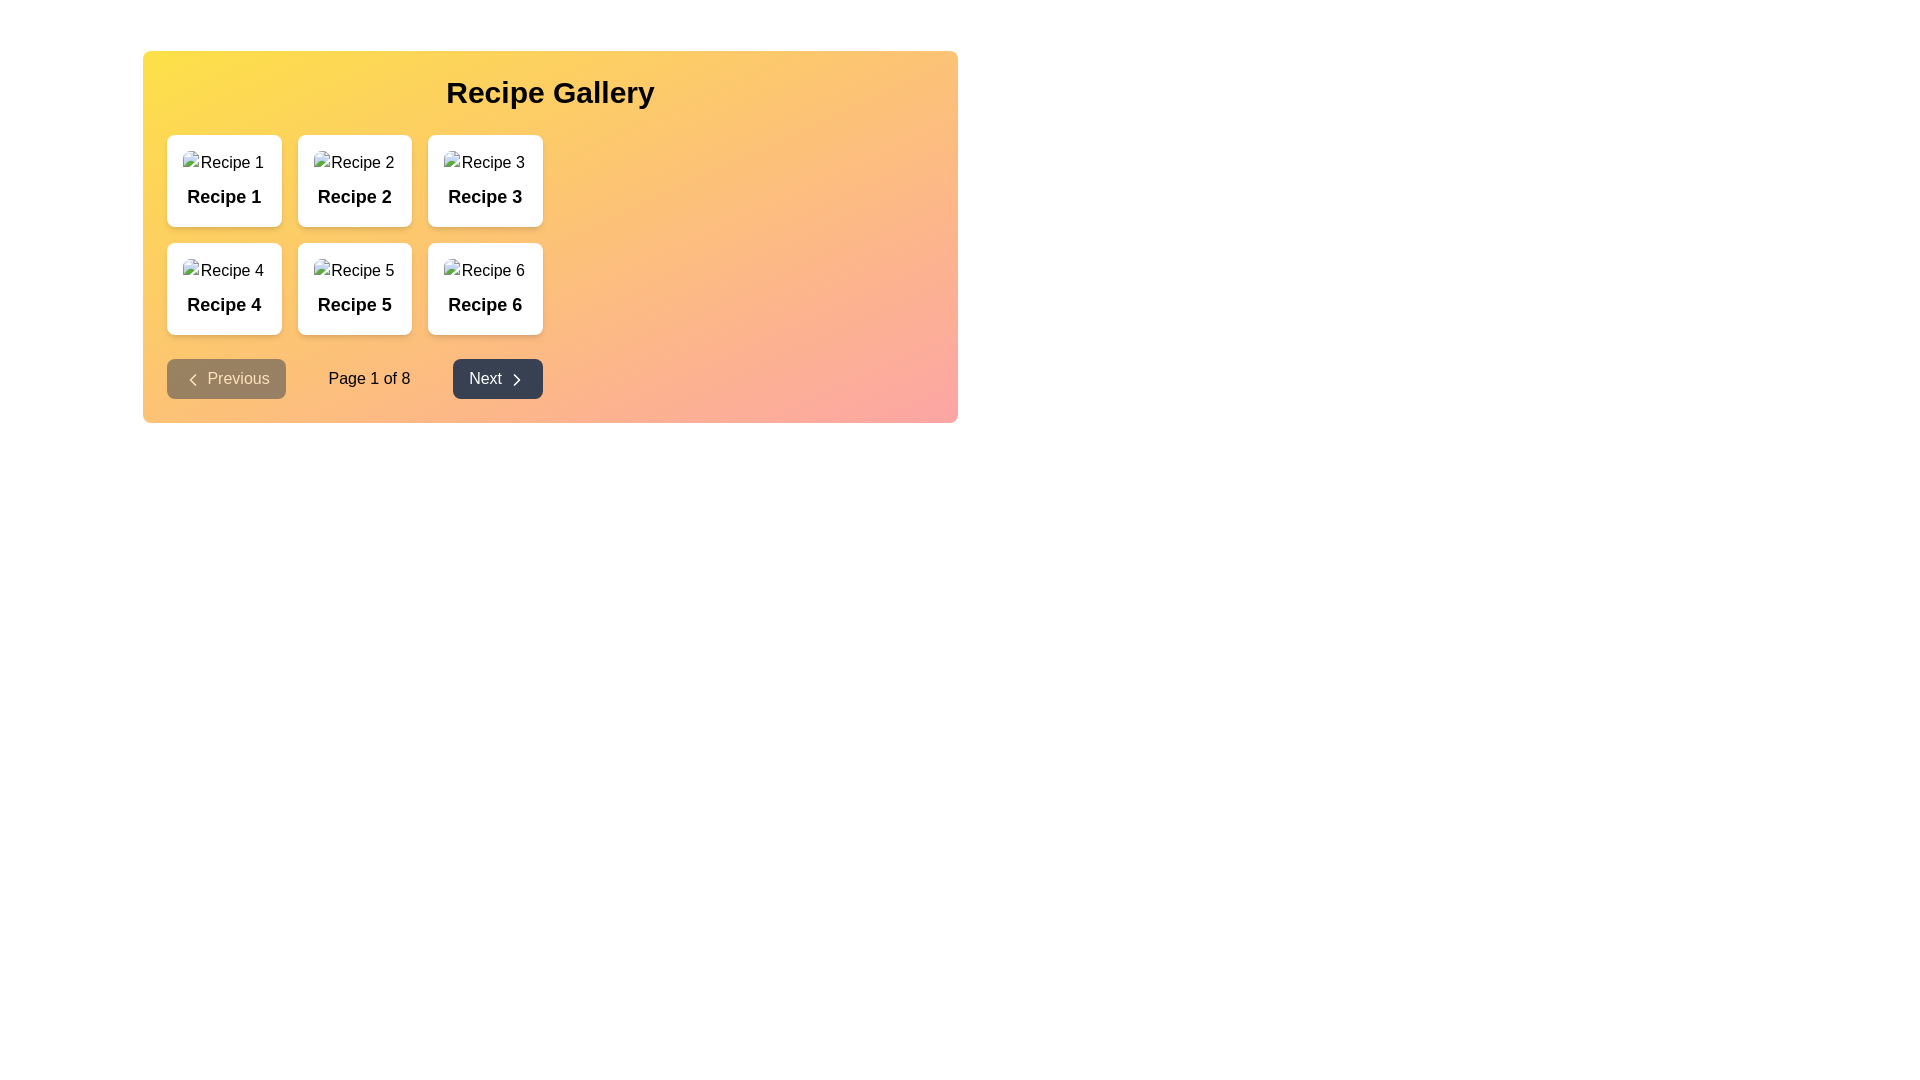 This screenshot has height=1080, width=1920. What do you see at coordinates (226, 378) in the screenshot?
I see `the 'Previous' button, which is a horizontally placed rectangular button with a left-pointing arrow icon, located at the bottom-left corner of the pagination control` at bounding box center [226, 378].